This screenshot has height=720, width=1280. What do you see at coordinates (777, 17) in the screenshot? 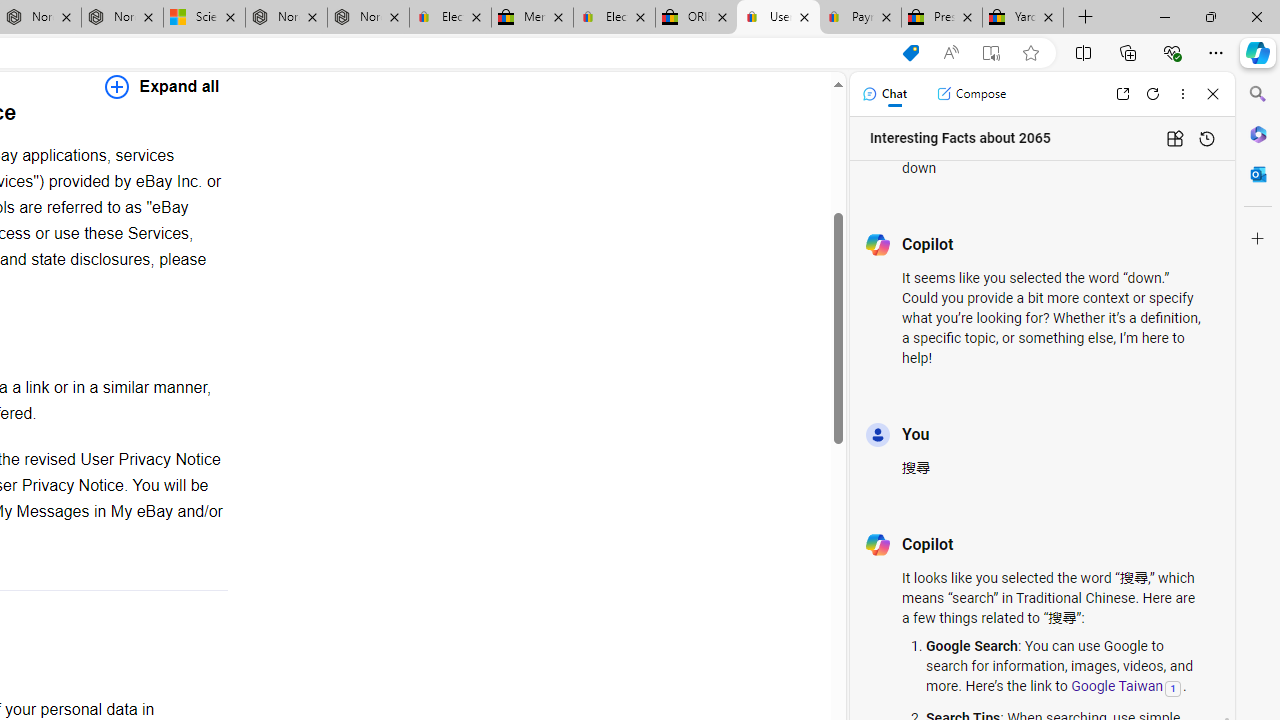
I see `'User Privacy Notice | eBay'` at bounding box center [777, 17].